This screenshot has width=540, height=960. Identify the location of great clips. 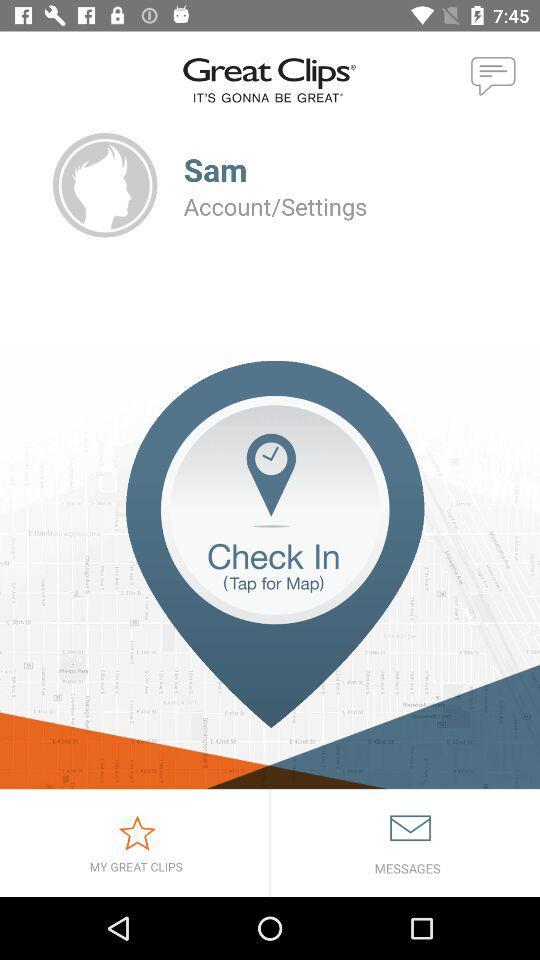
(134, 842).